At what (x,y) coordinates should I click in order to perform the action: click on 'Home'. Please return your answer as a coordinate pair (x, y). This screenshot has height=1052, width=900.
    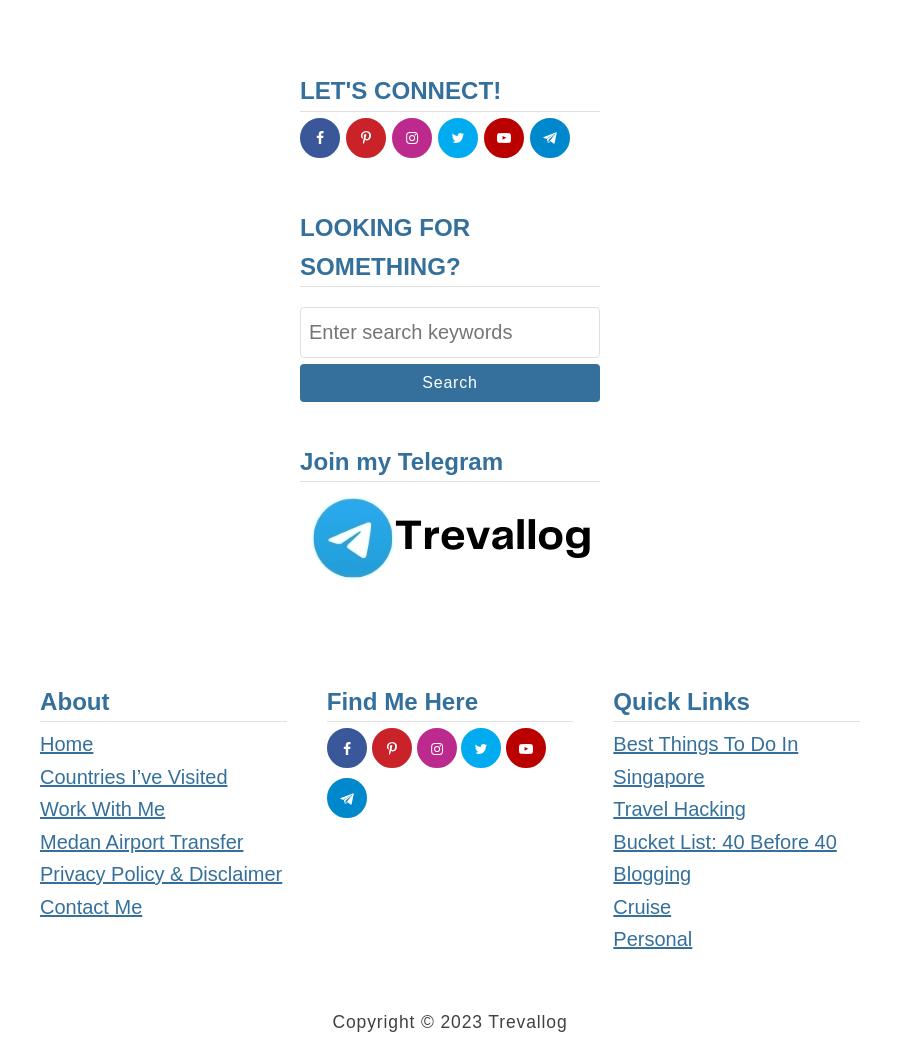
    Looking at the image, I should click on (38, 743).